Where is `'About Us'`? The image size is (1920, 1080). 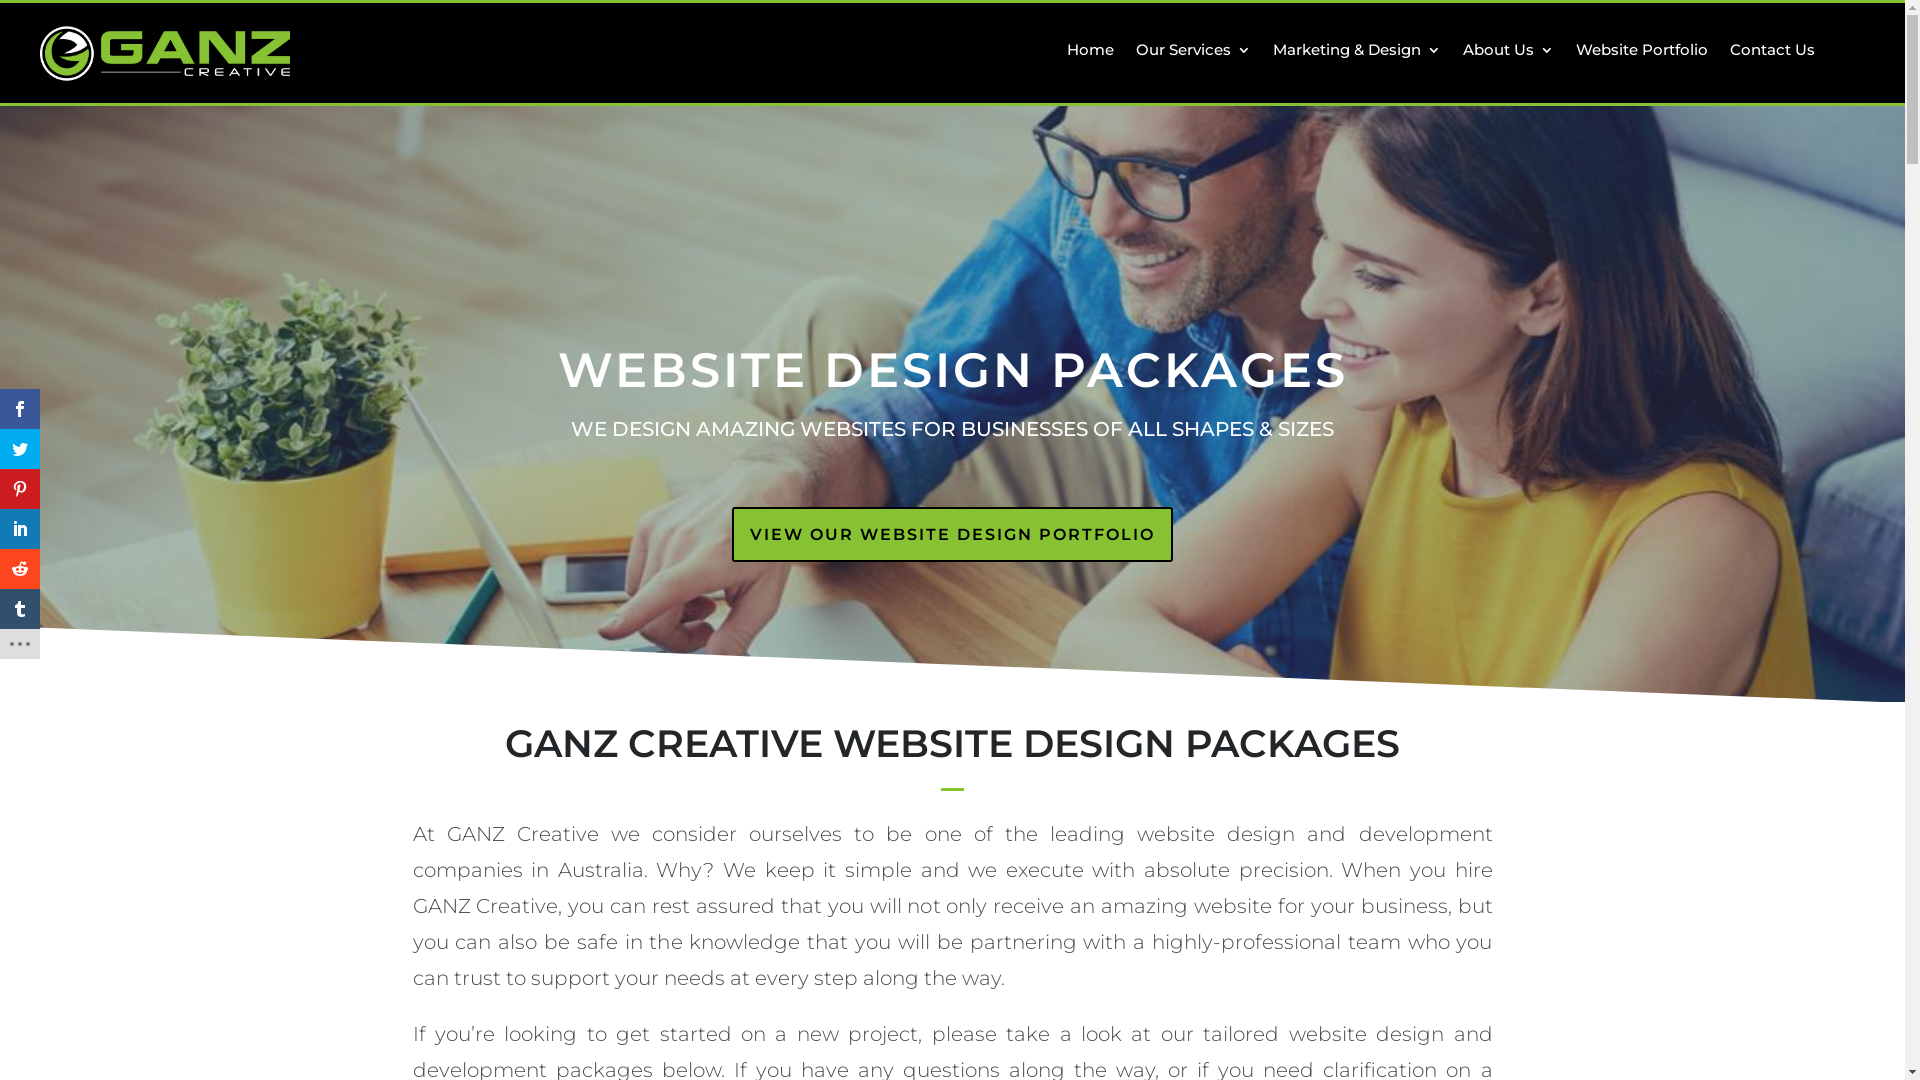
'About Us' is located at coordinates (1508, 53).